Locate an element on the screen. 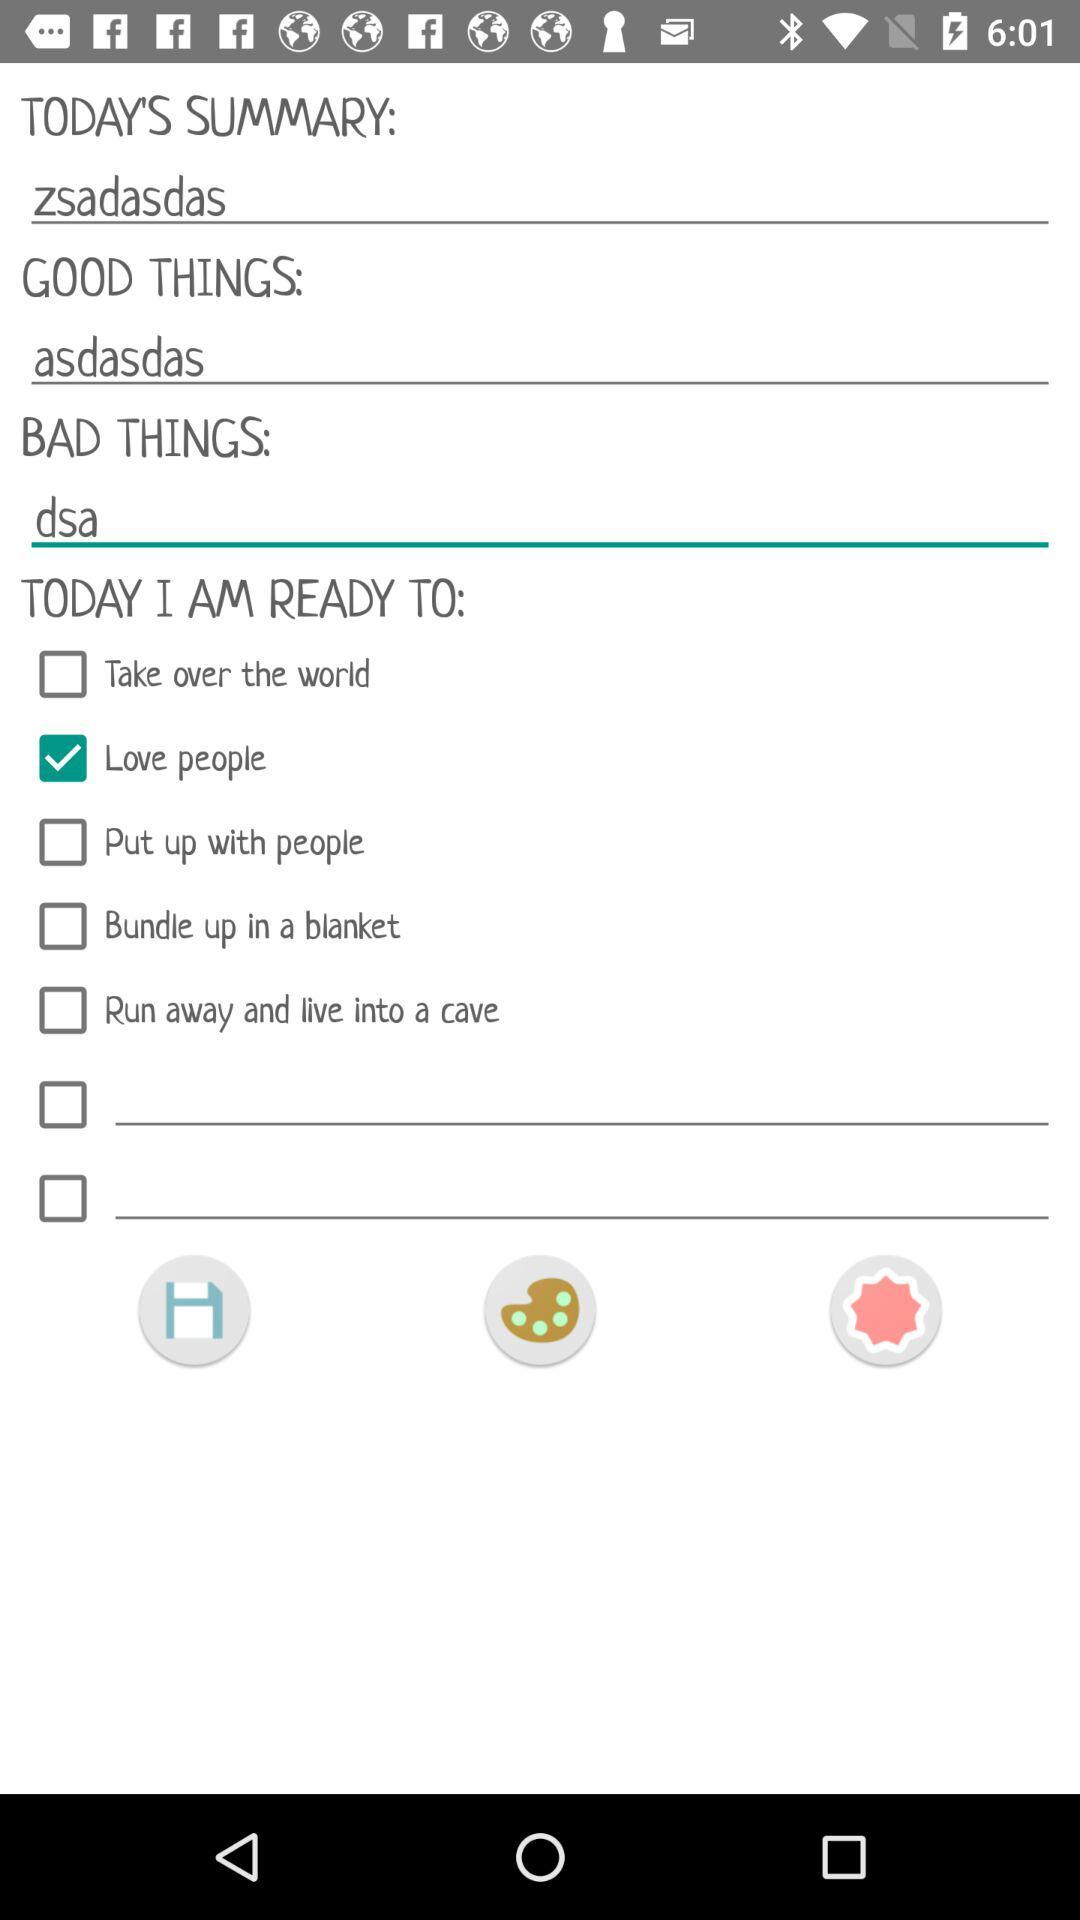 This screenshot has width=1080, height=1920. icon above good things: is located at coordinates (540, 197).